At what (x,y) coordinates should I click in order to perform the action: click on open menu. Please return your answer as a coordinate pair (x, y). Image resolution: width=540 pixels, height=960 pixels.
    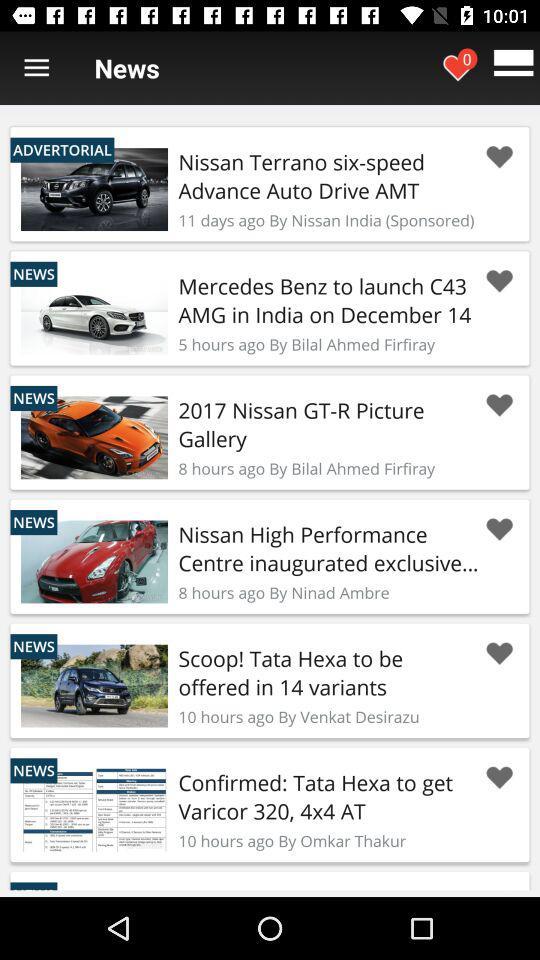
    Looking at the image, I should click on (36, 68).